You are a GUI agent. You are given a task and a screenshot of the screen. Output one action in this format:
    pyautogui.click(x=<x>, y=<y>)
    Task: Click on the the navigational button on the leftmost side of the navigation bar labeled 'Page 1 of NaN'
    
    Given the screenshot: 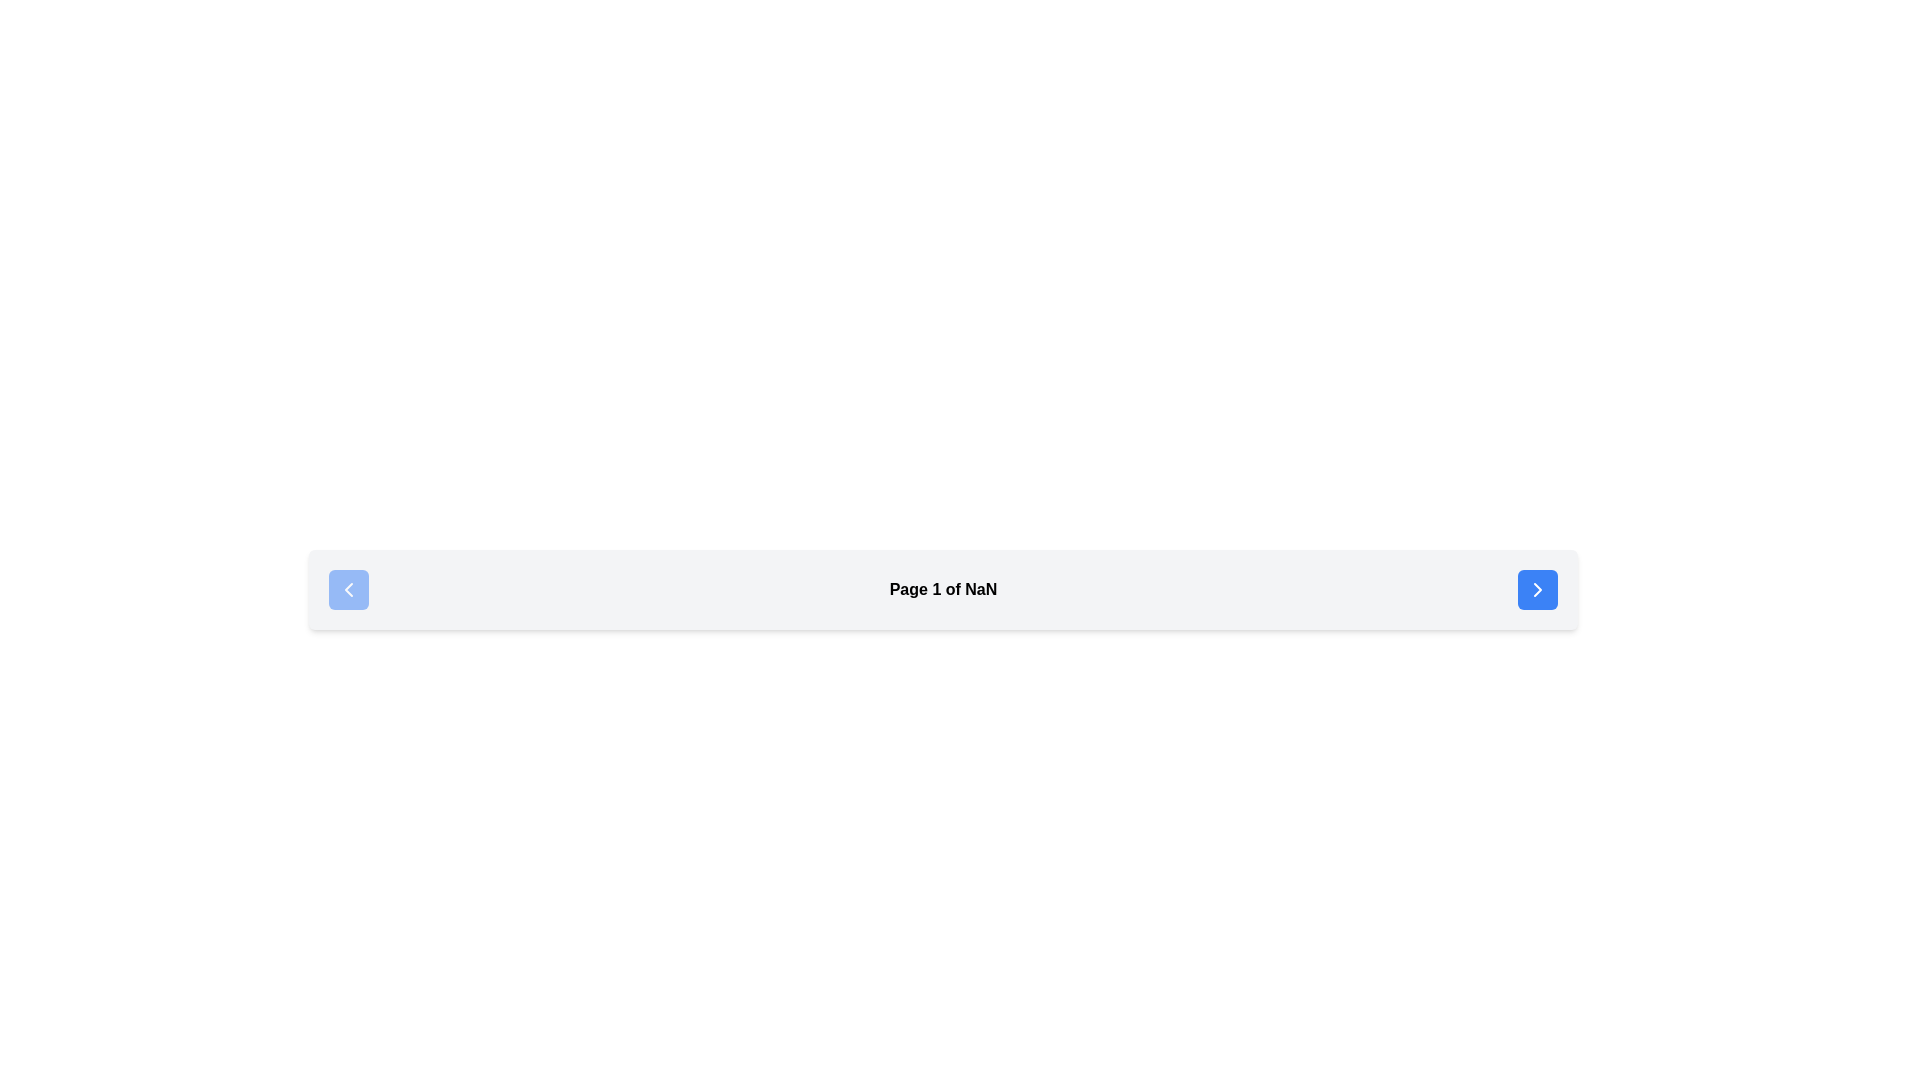 What is the action you would take?
    pyautogui.click(x=349, y=589)
    